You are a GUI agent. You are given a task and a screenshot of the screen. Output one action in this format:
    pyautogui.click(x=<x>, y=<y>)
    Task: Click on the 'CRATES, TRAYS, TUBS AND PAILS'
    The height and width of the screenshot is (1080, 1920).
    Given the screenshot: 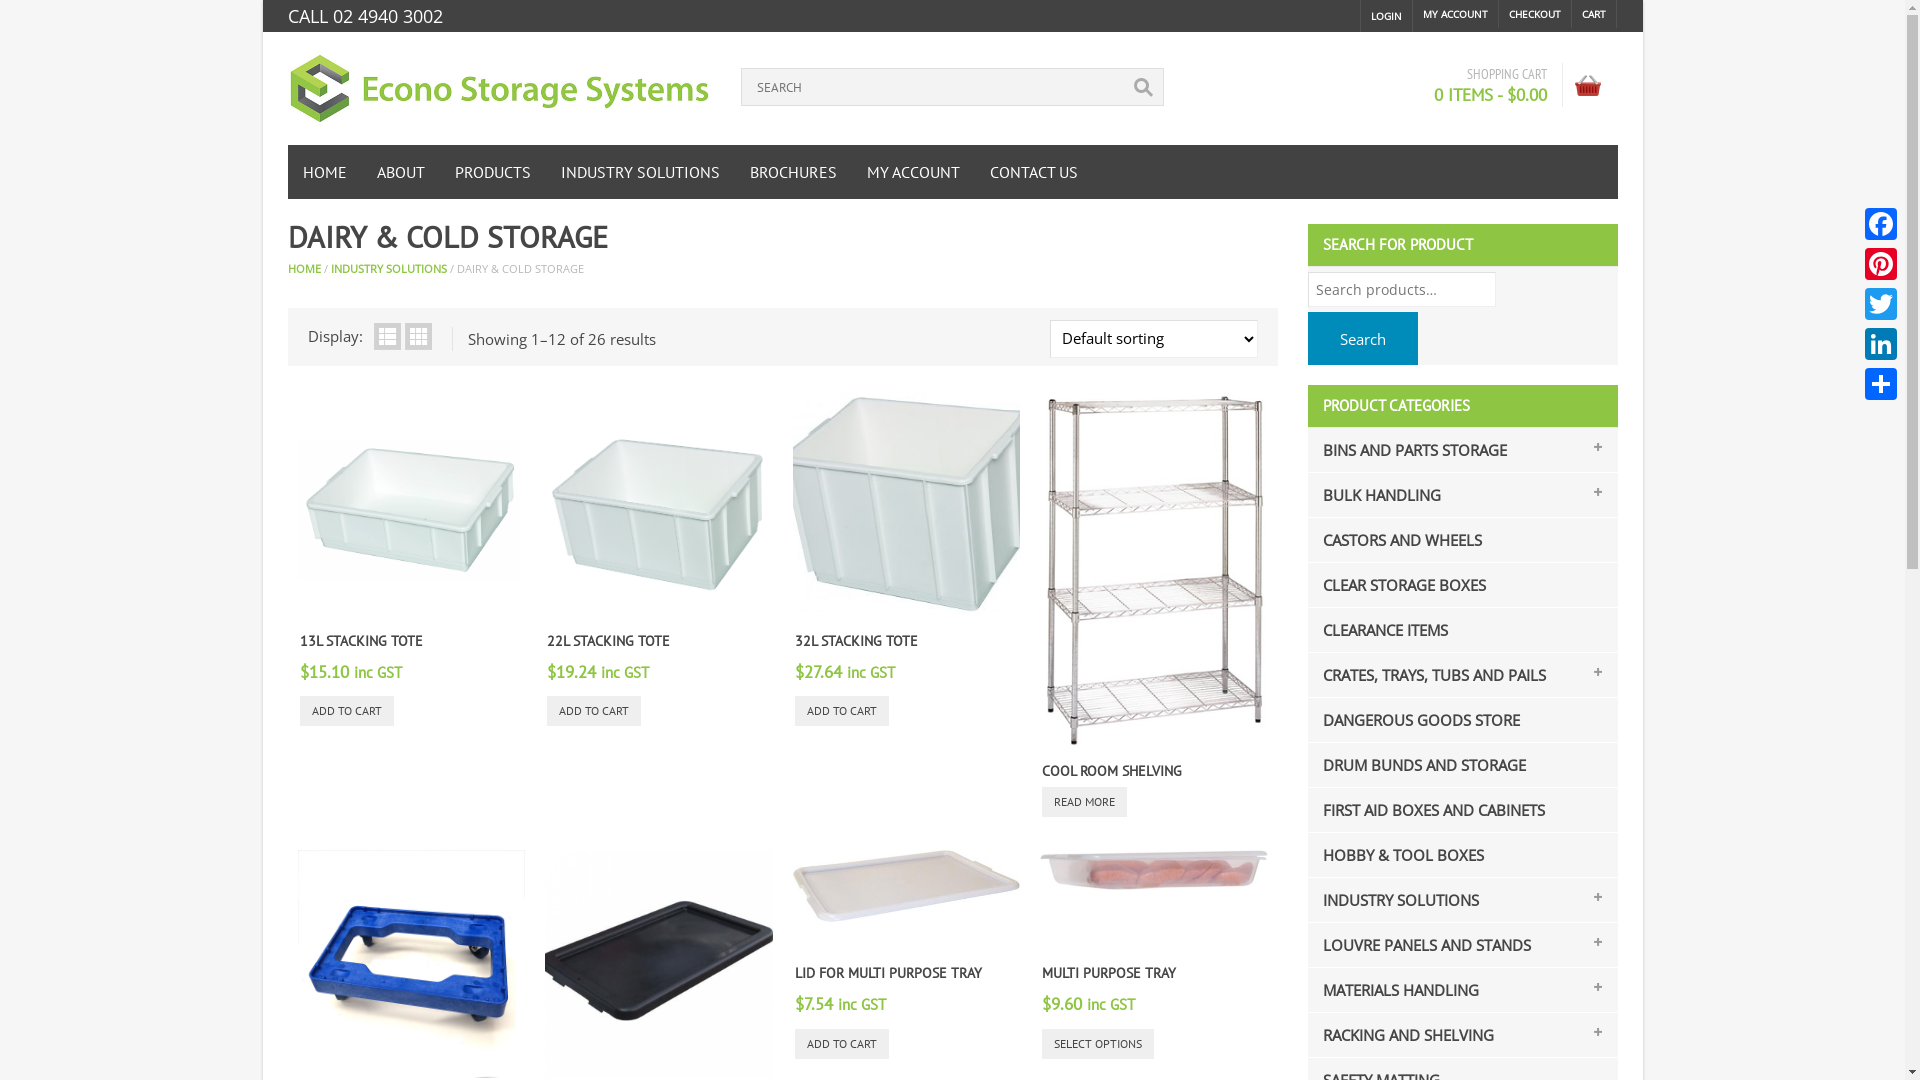 What is the action you would take?
    pyautogui.click(x=1427, y=675)
    